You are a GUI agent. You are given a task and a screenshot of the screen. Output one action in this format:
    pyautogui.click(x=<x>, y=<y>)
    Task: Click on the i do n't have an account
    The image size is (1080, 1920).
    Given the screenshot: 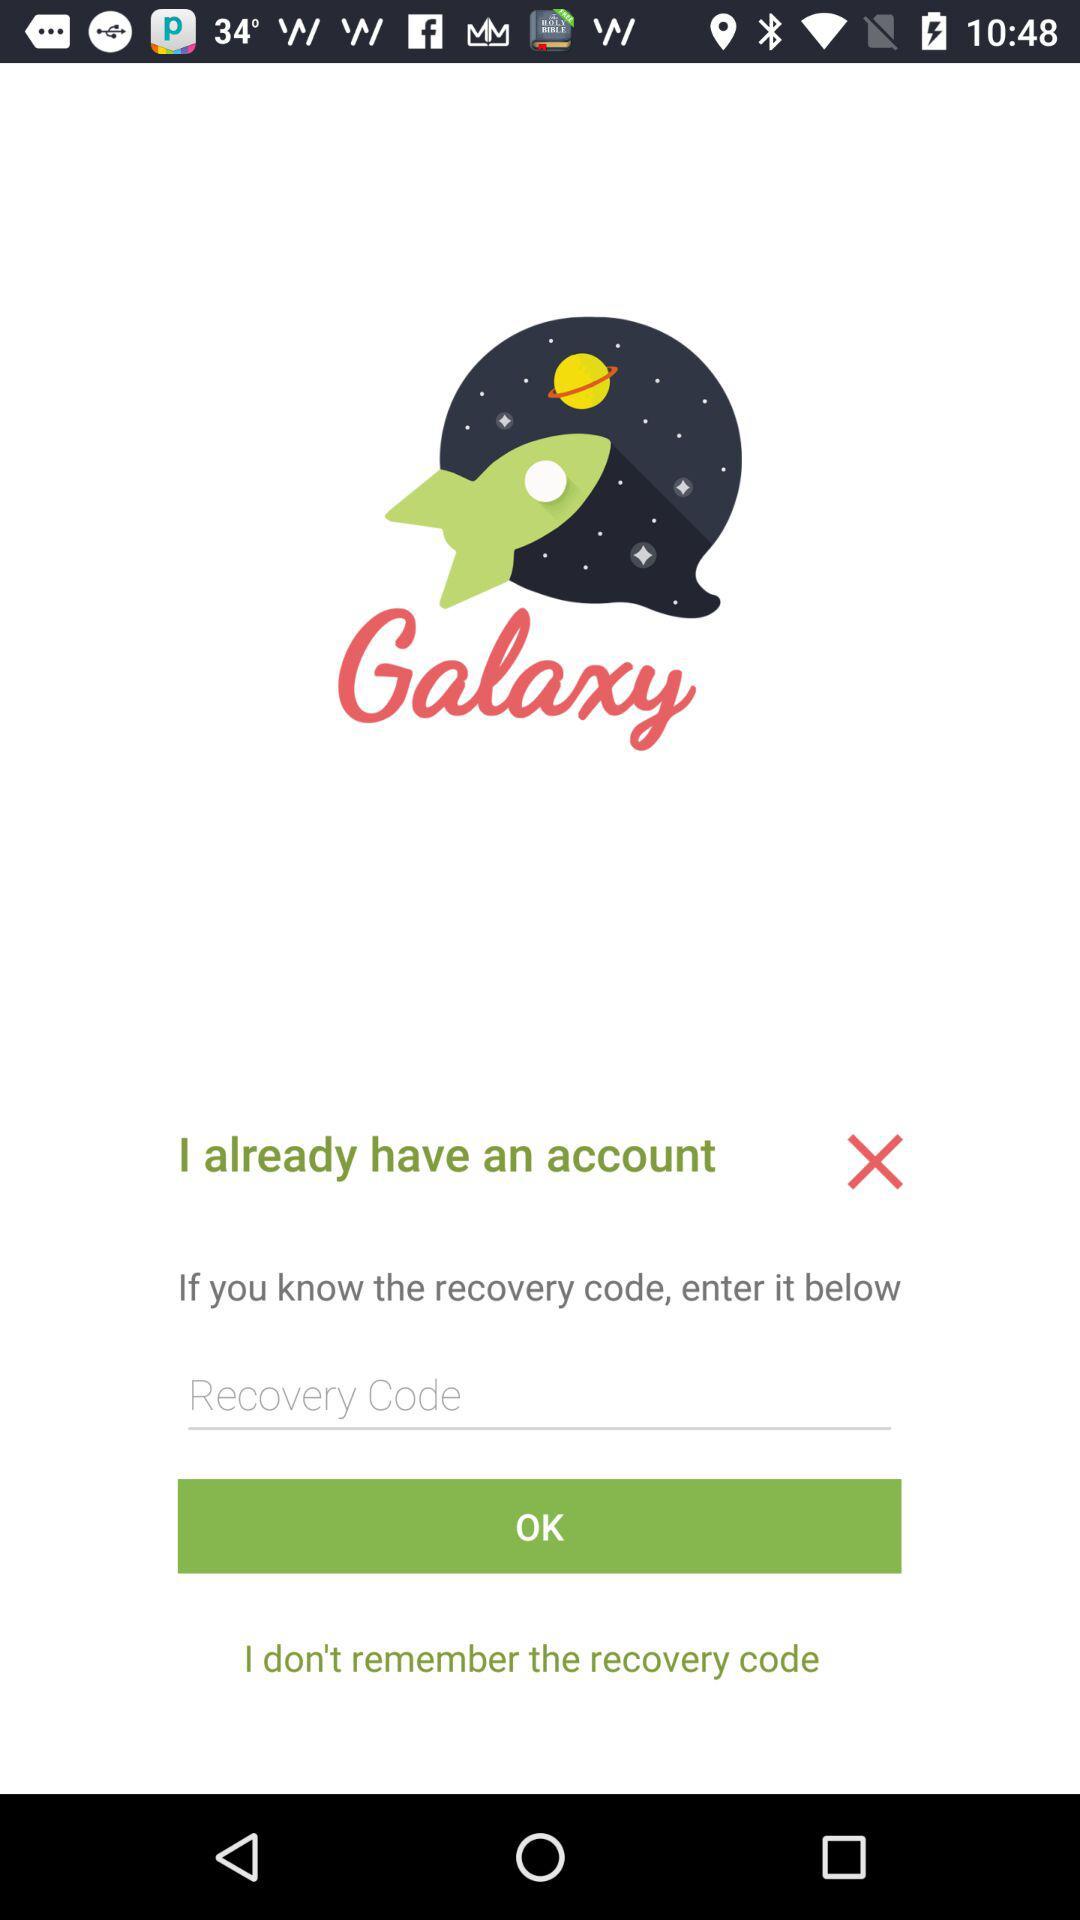 What is the action you would take?
    pyautogui.click(x=874, y=1161)
    